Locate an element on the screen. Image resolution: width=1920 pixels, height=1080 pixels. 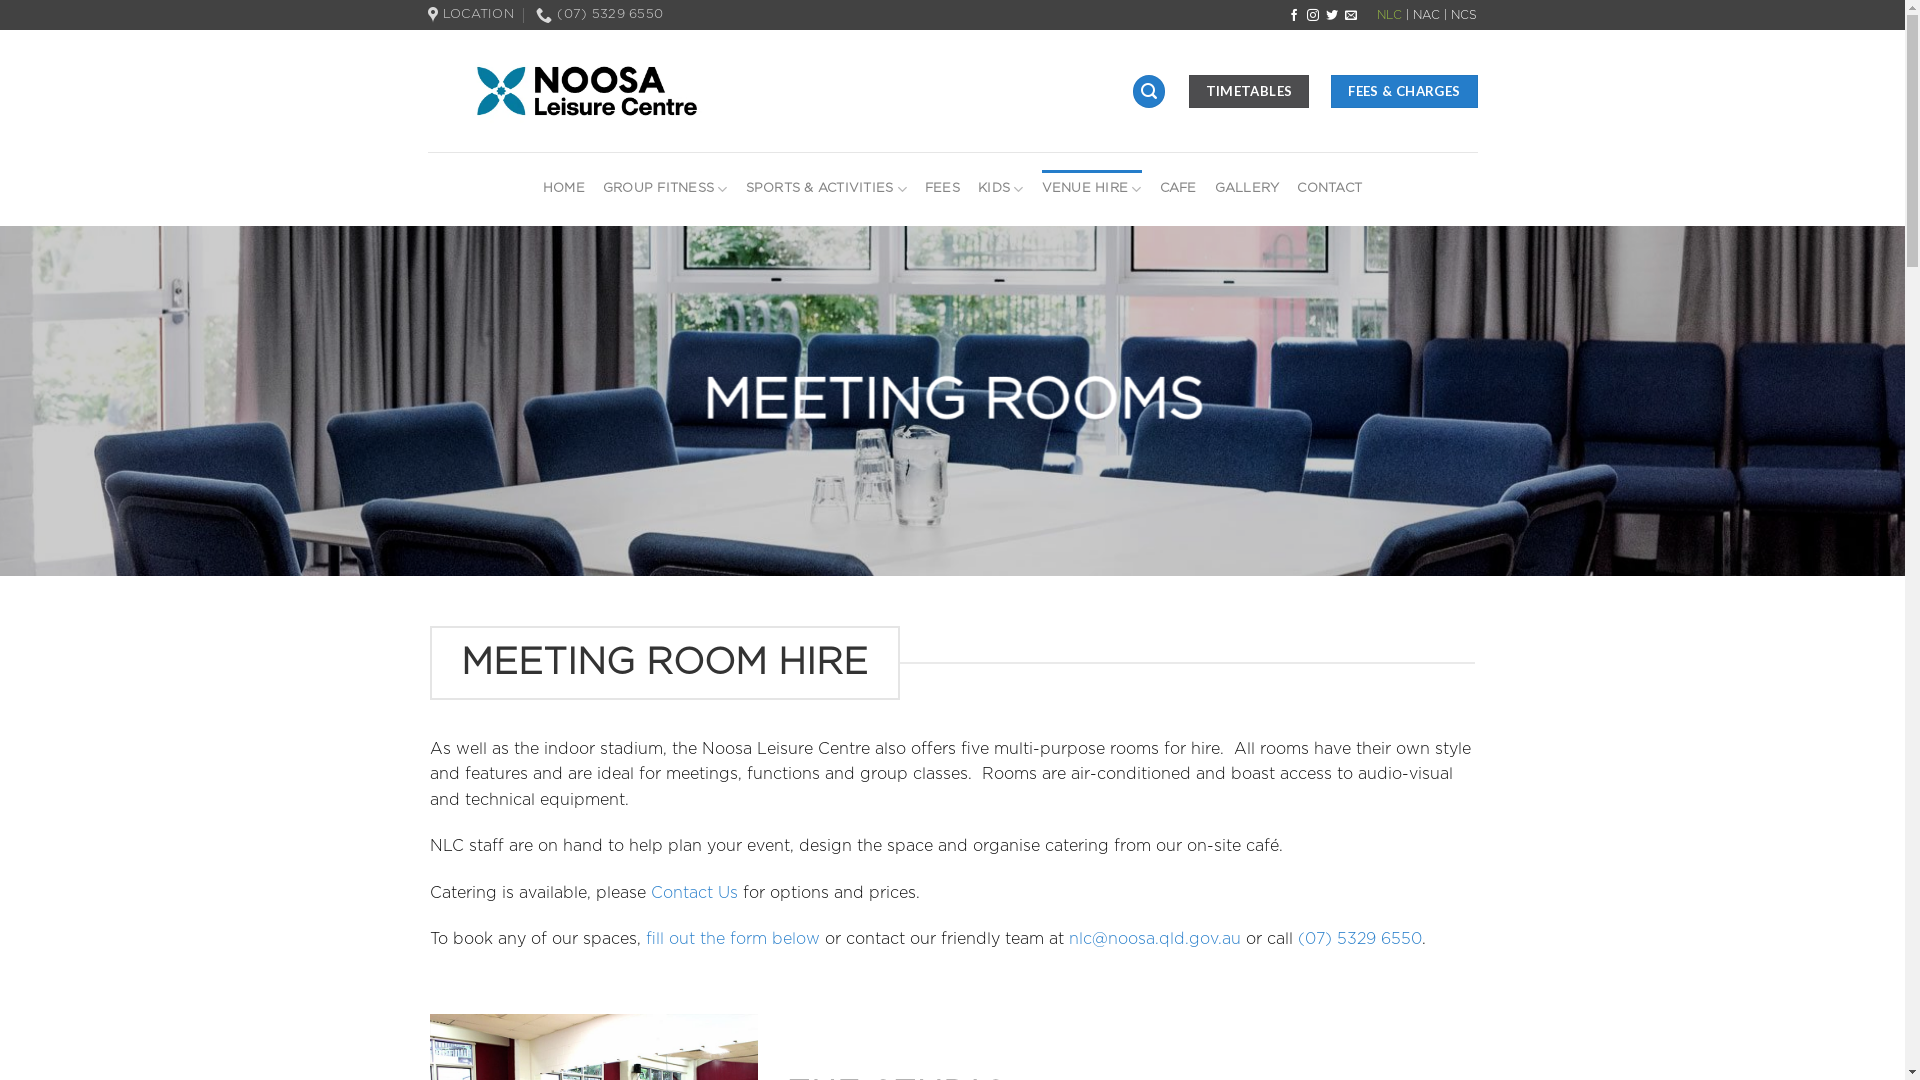
'LOCATION' is located at coordinates (469, 15).